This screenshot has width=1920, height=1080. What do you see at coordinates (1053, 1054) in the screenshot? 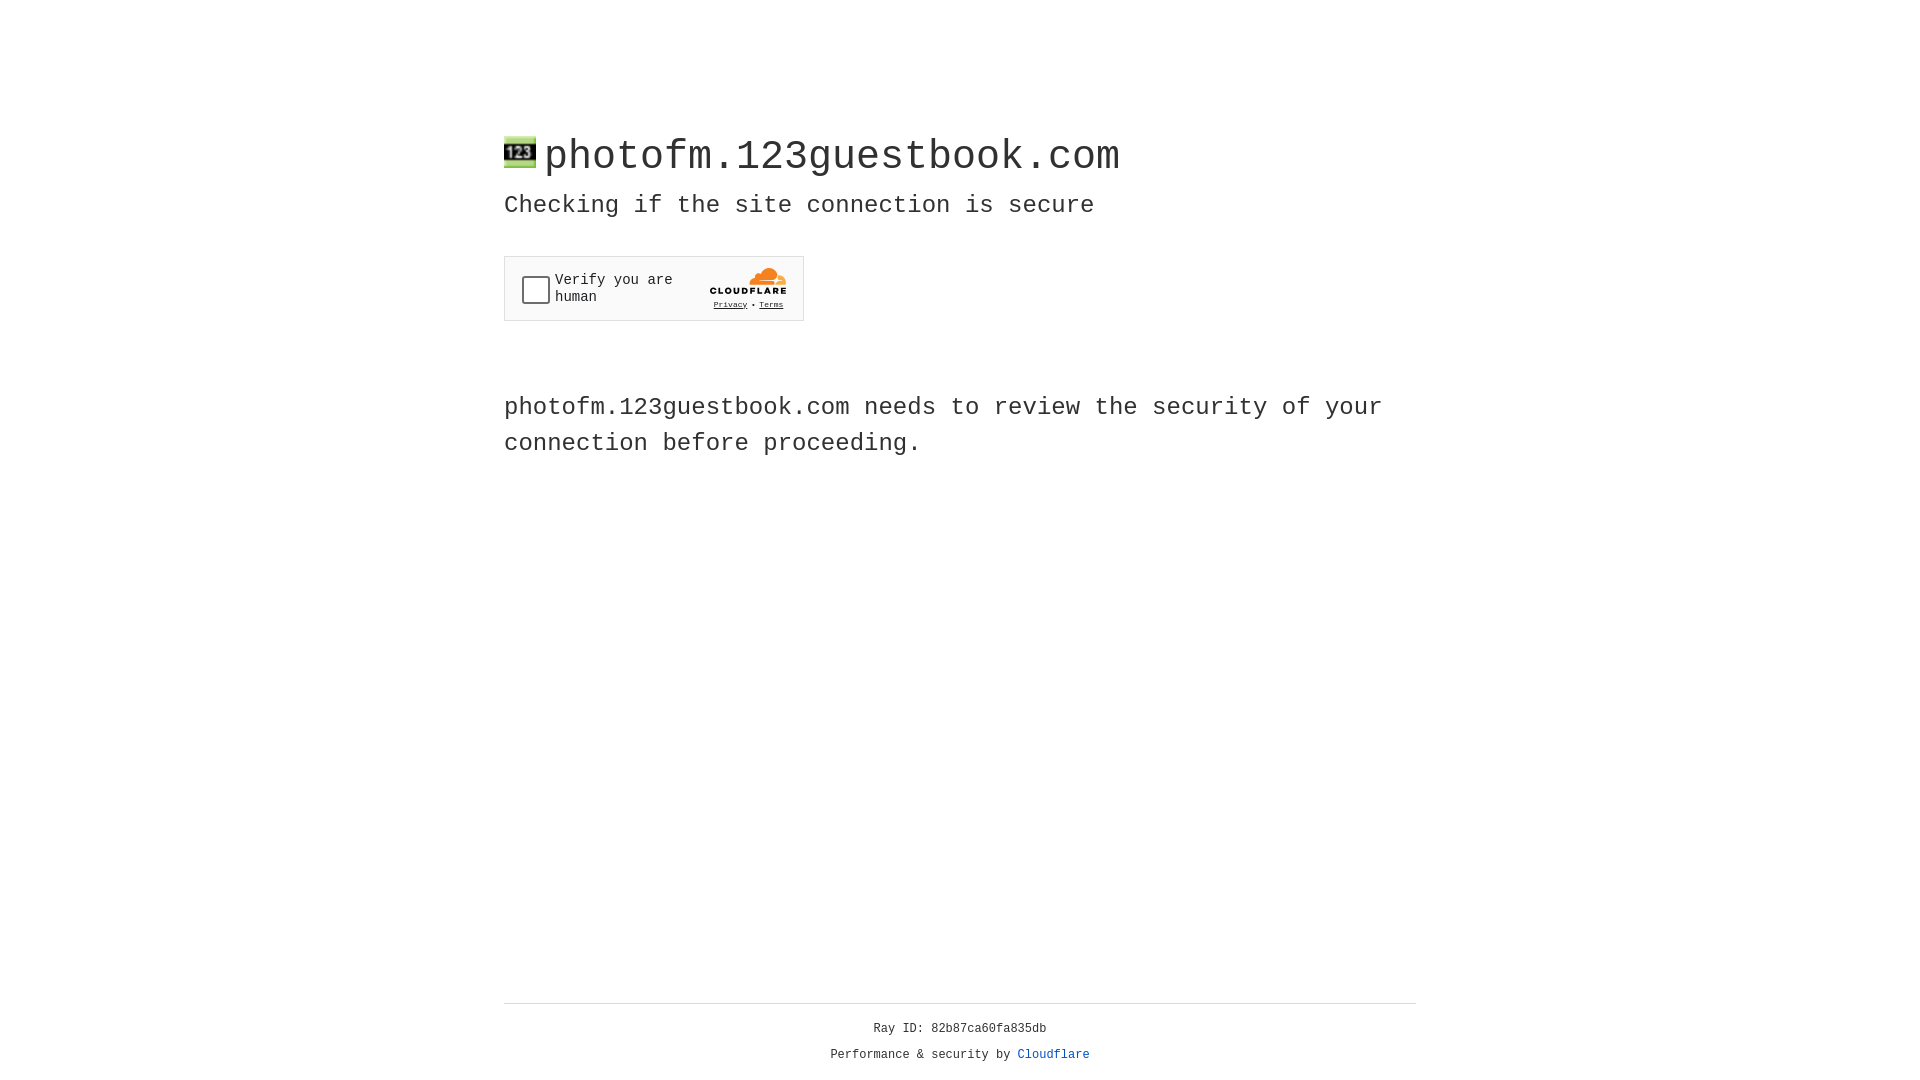
I see `'Cloudflare'` at bounding box center [1053, 1054].